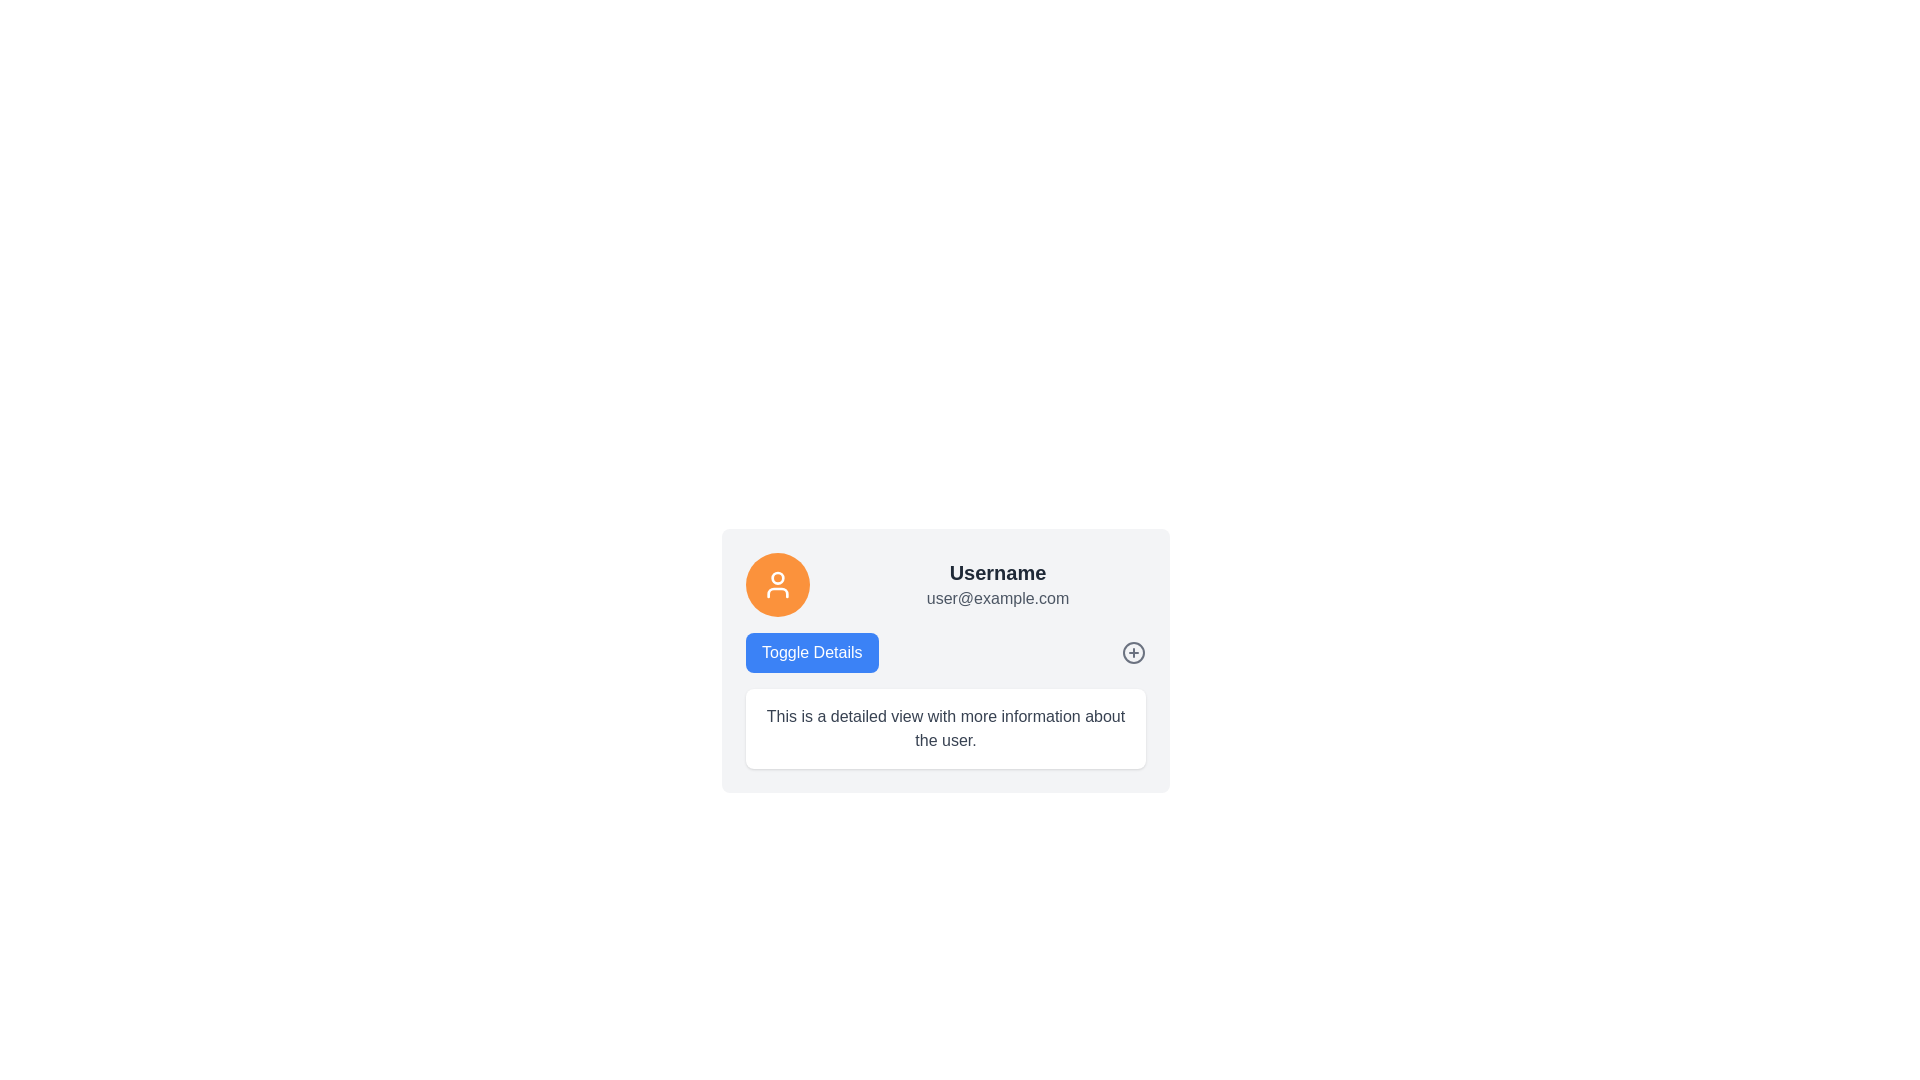  Describe the element at coordinates (998, 573) in the screenshot. I see `the bold text displaying 'Username'` at that location.